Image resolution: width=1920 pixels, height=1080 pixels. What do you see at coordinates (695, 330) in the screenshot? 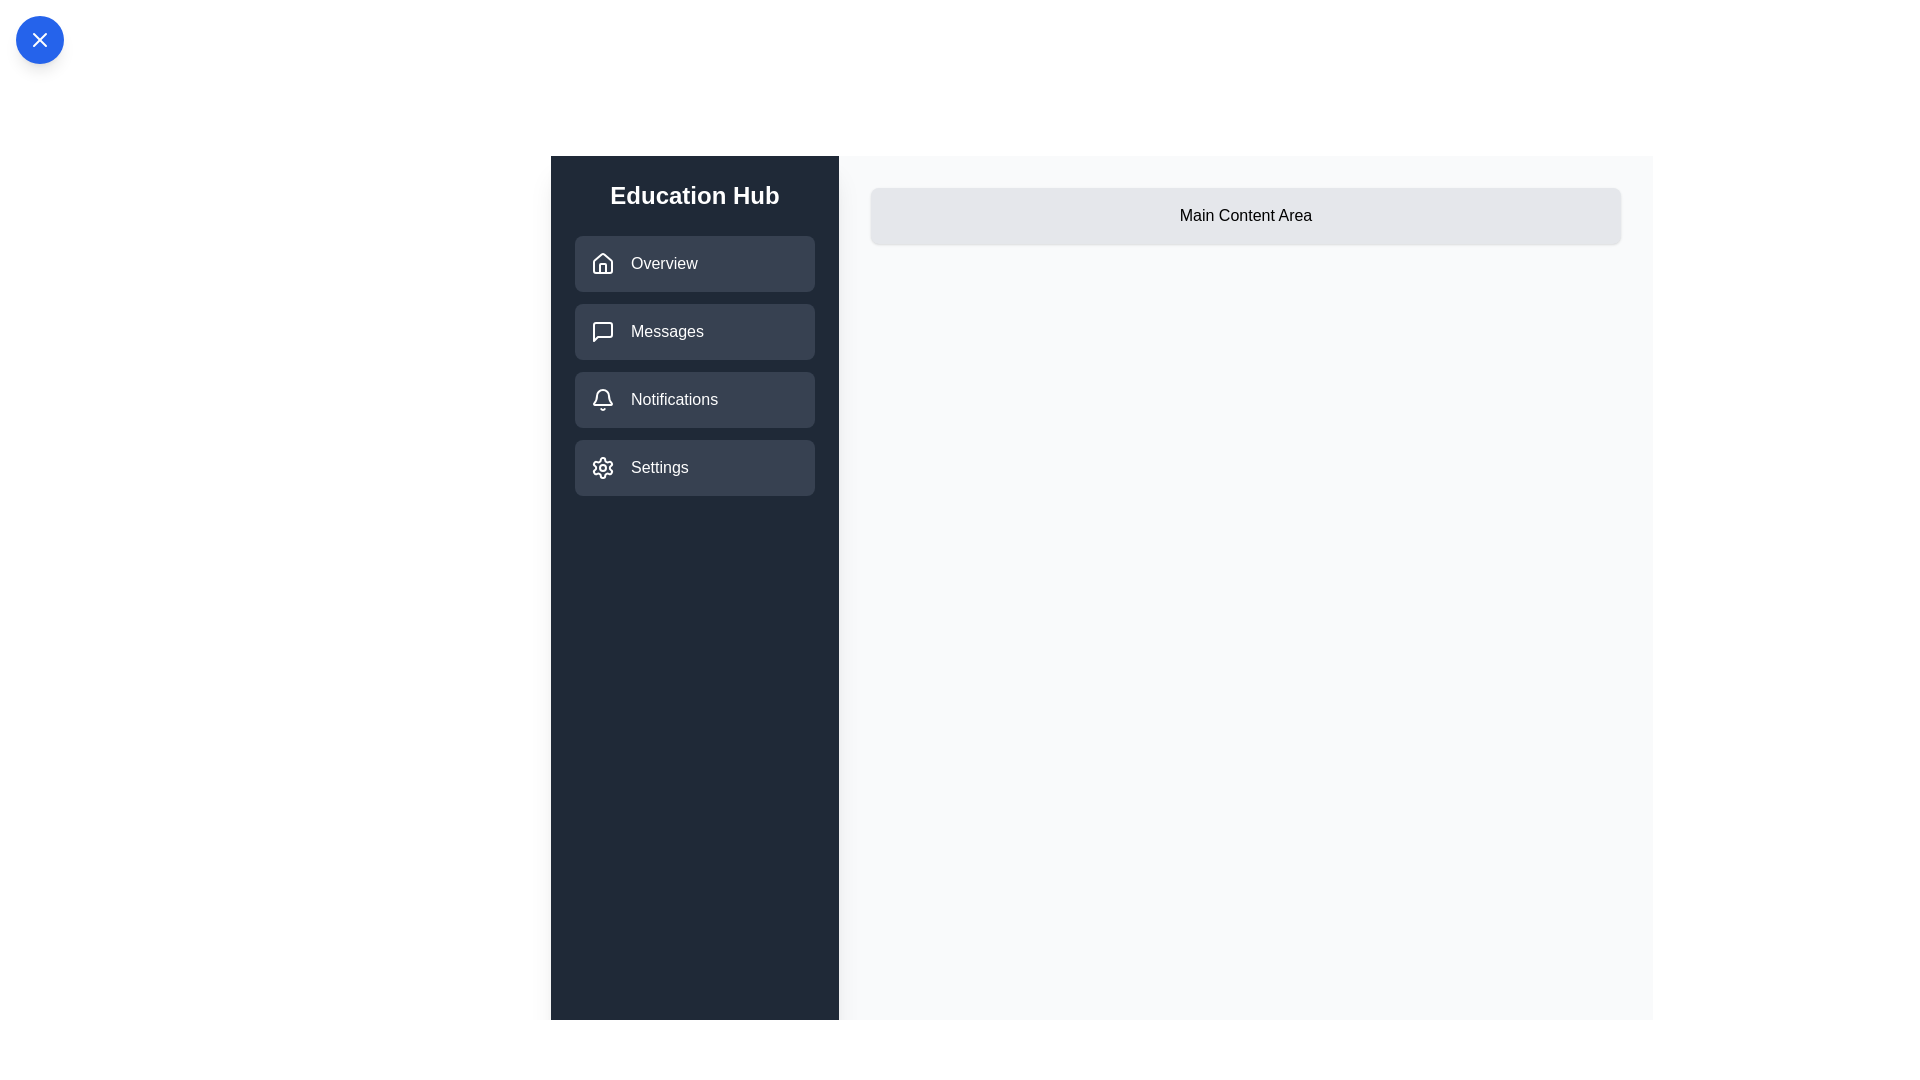
I see `the Messages section from the drawer` at bounding box center [695, 330].